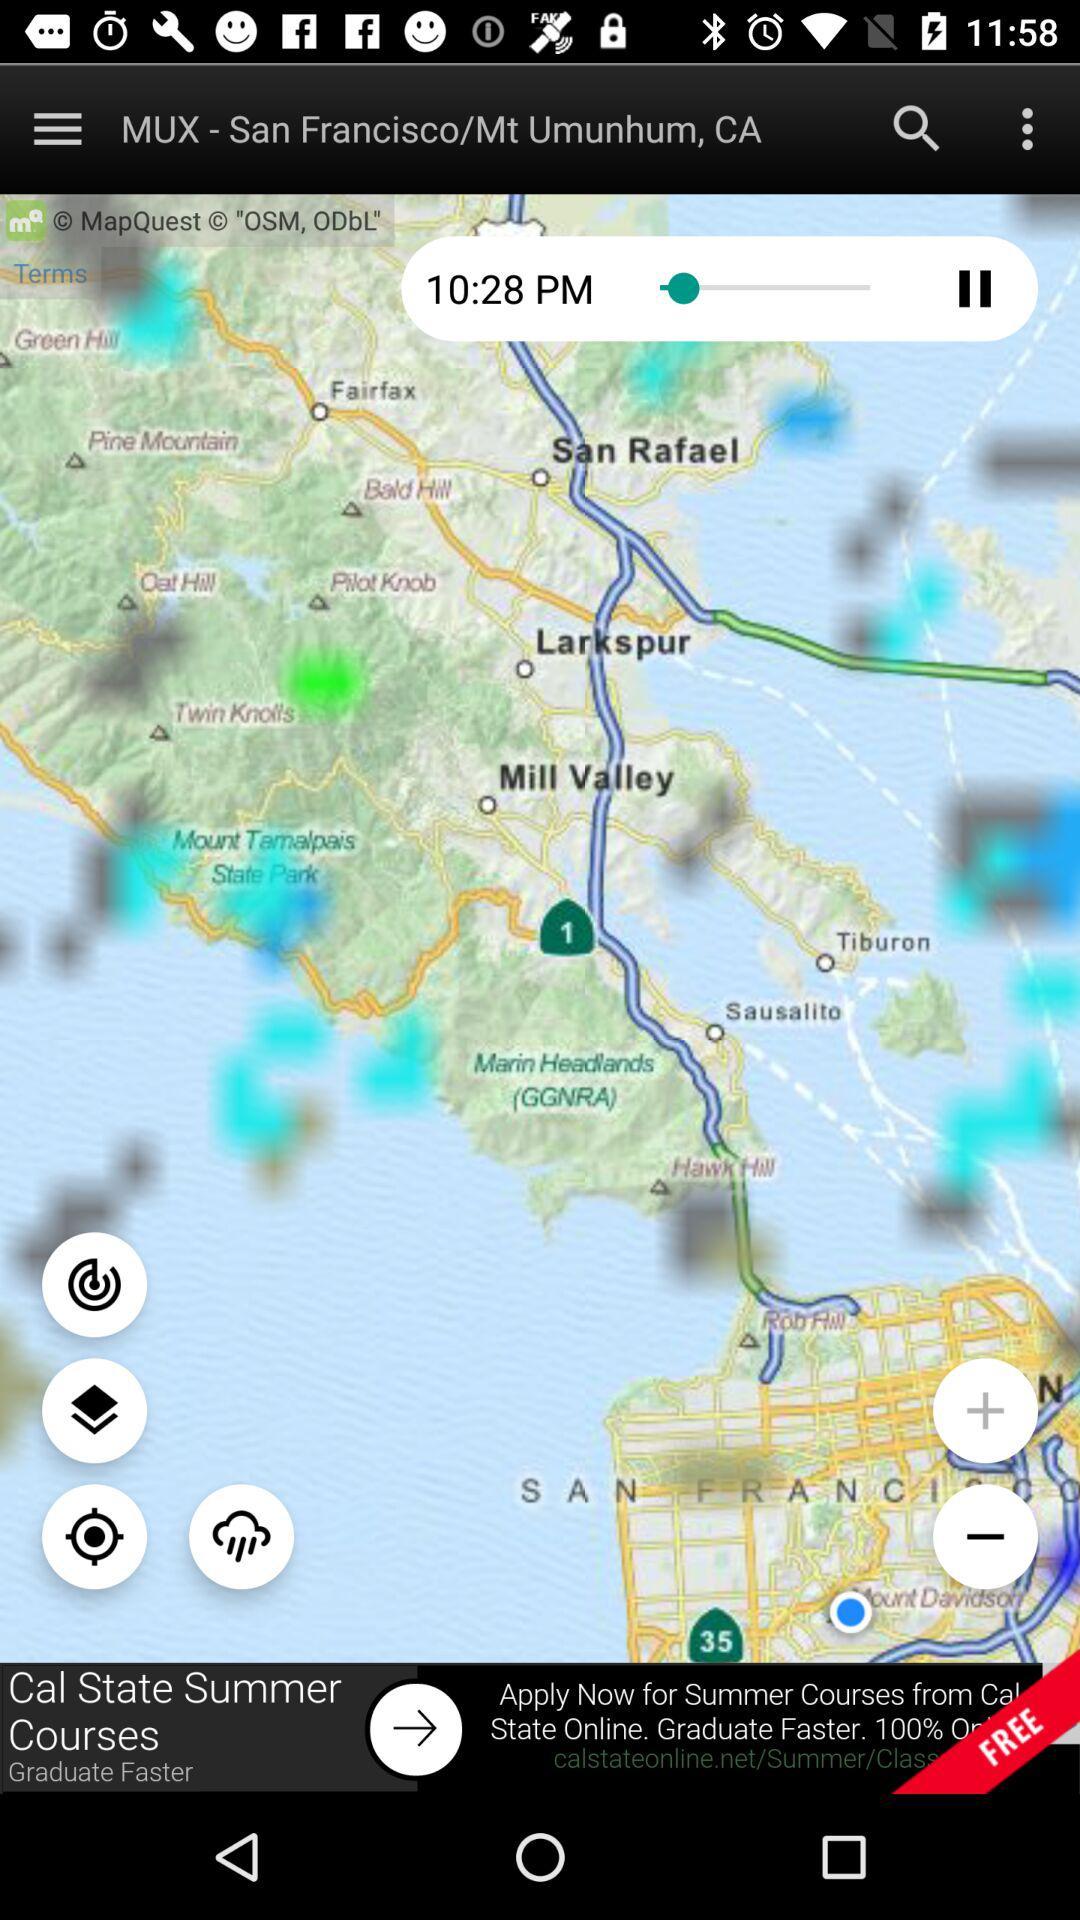 The image size is (1080, 1920). What do you see at coordinates (974, 287) in the screenshot?
I see `to pause radar` at bounding box center [974, 287].